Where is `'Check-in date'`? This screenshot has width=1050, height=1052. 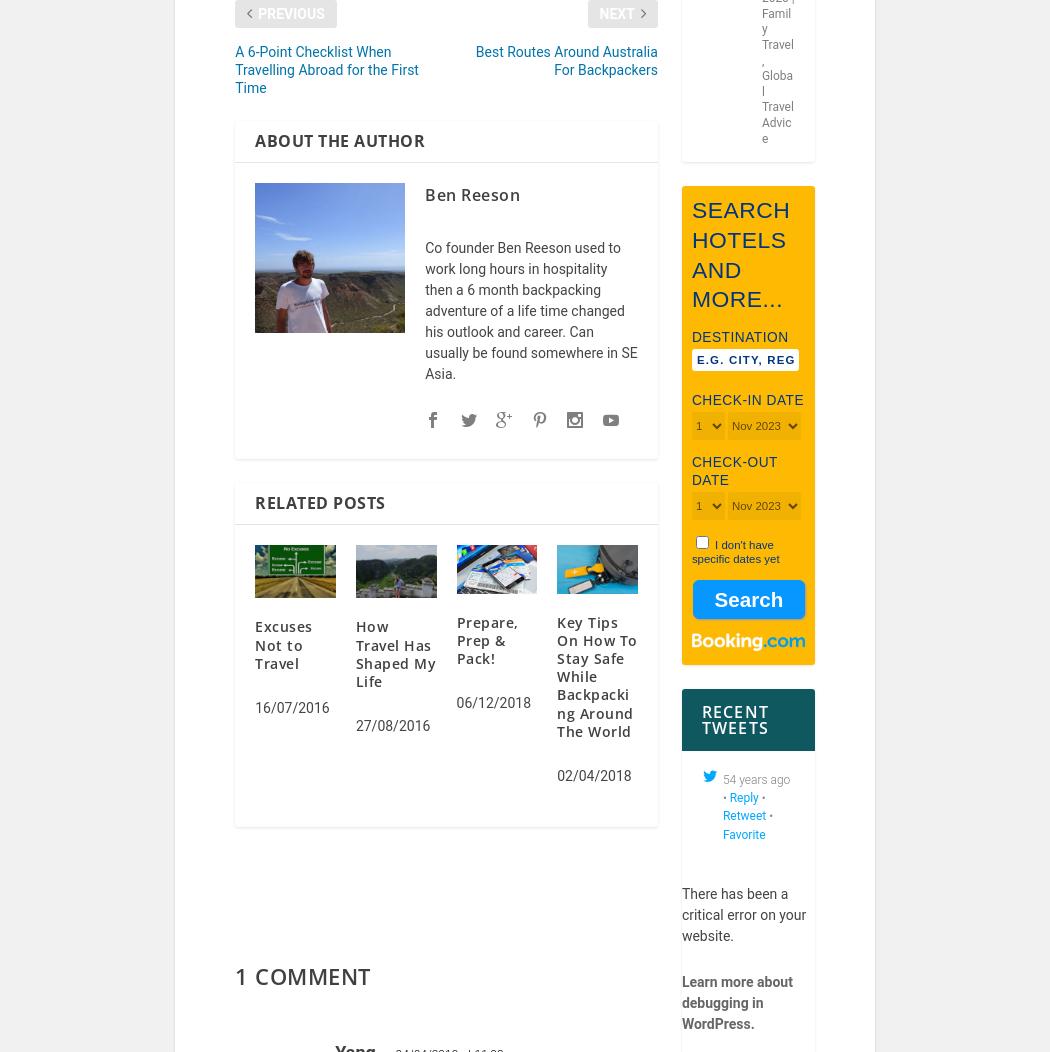 'Check-in date' is located at coordinates (691, 412).